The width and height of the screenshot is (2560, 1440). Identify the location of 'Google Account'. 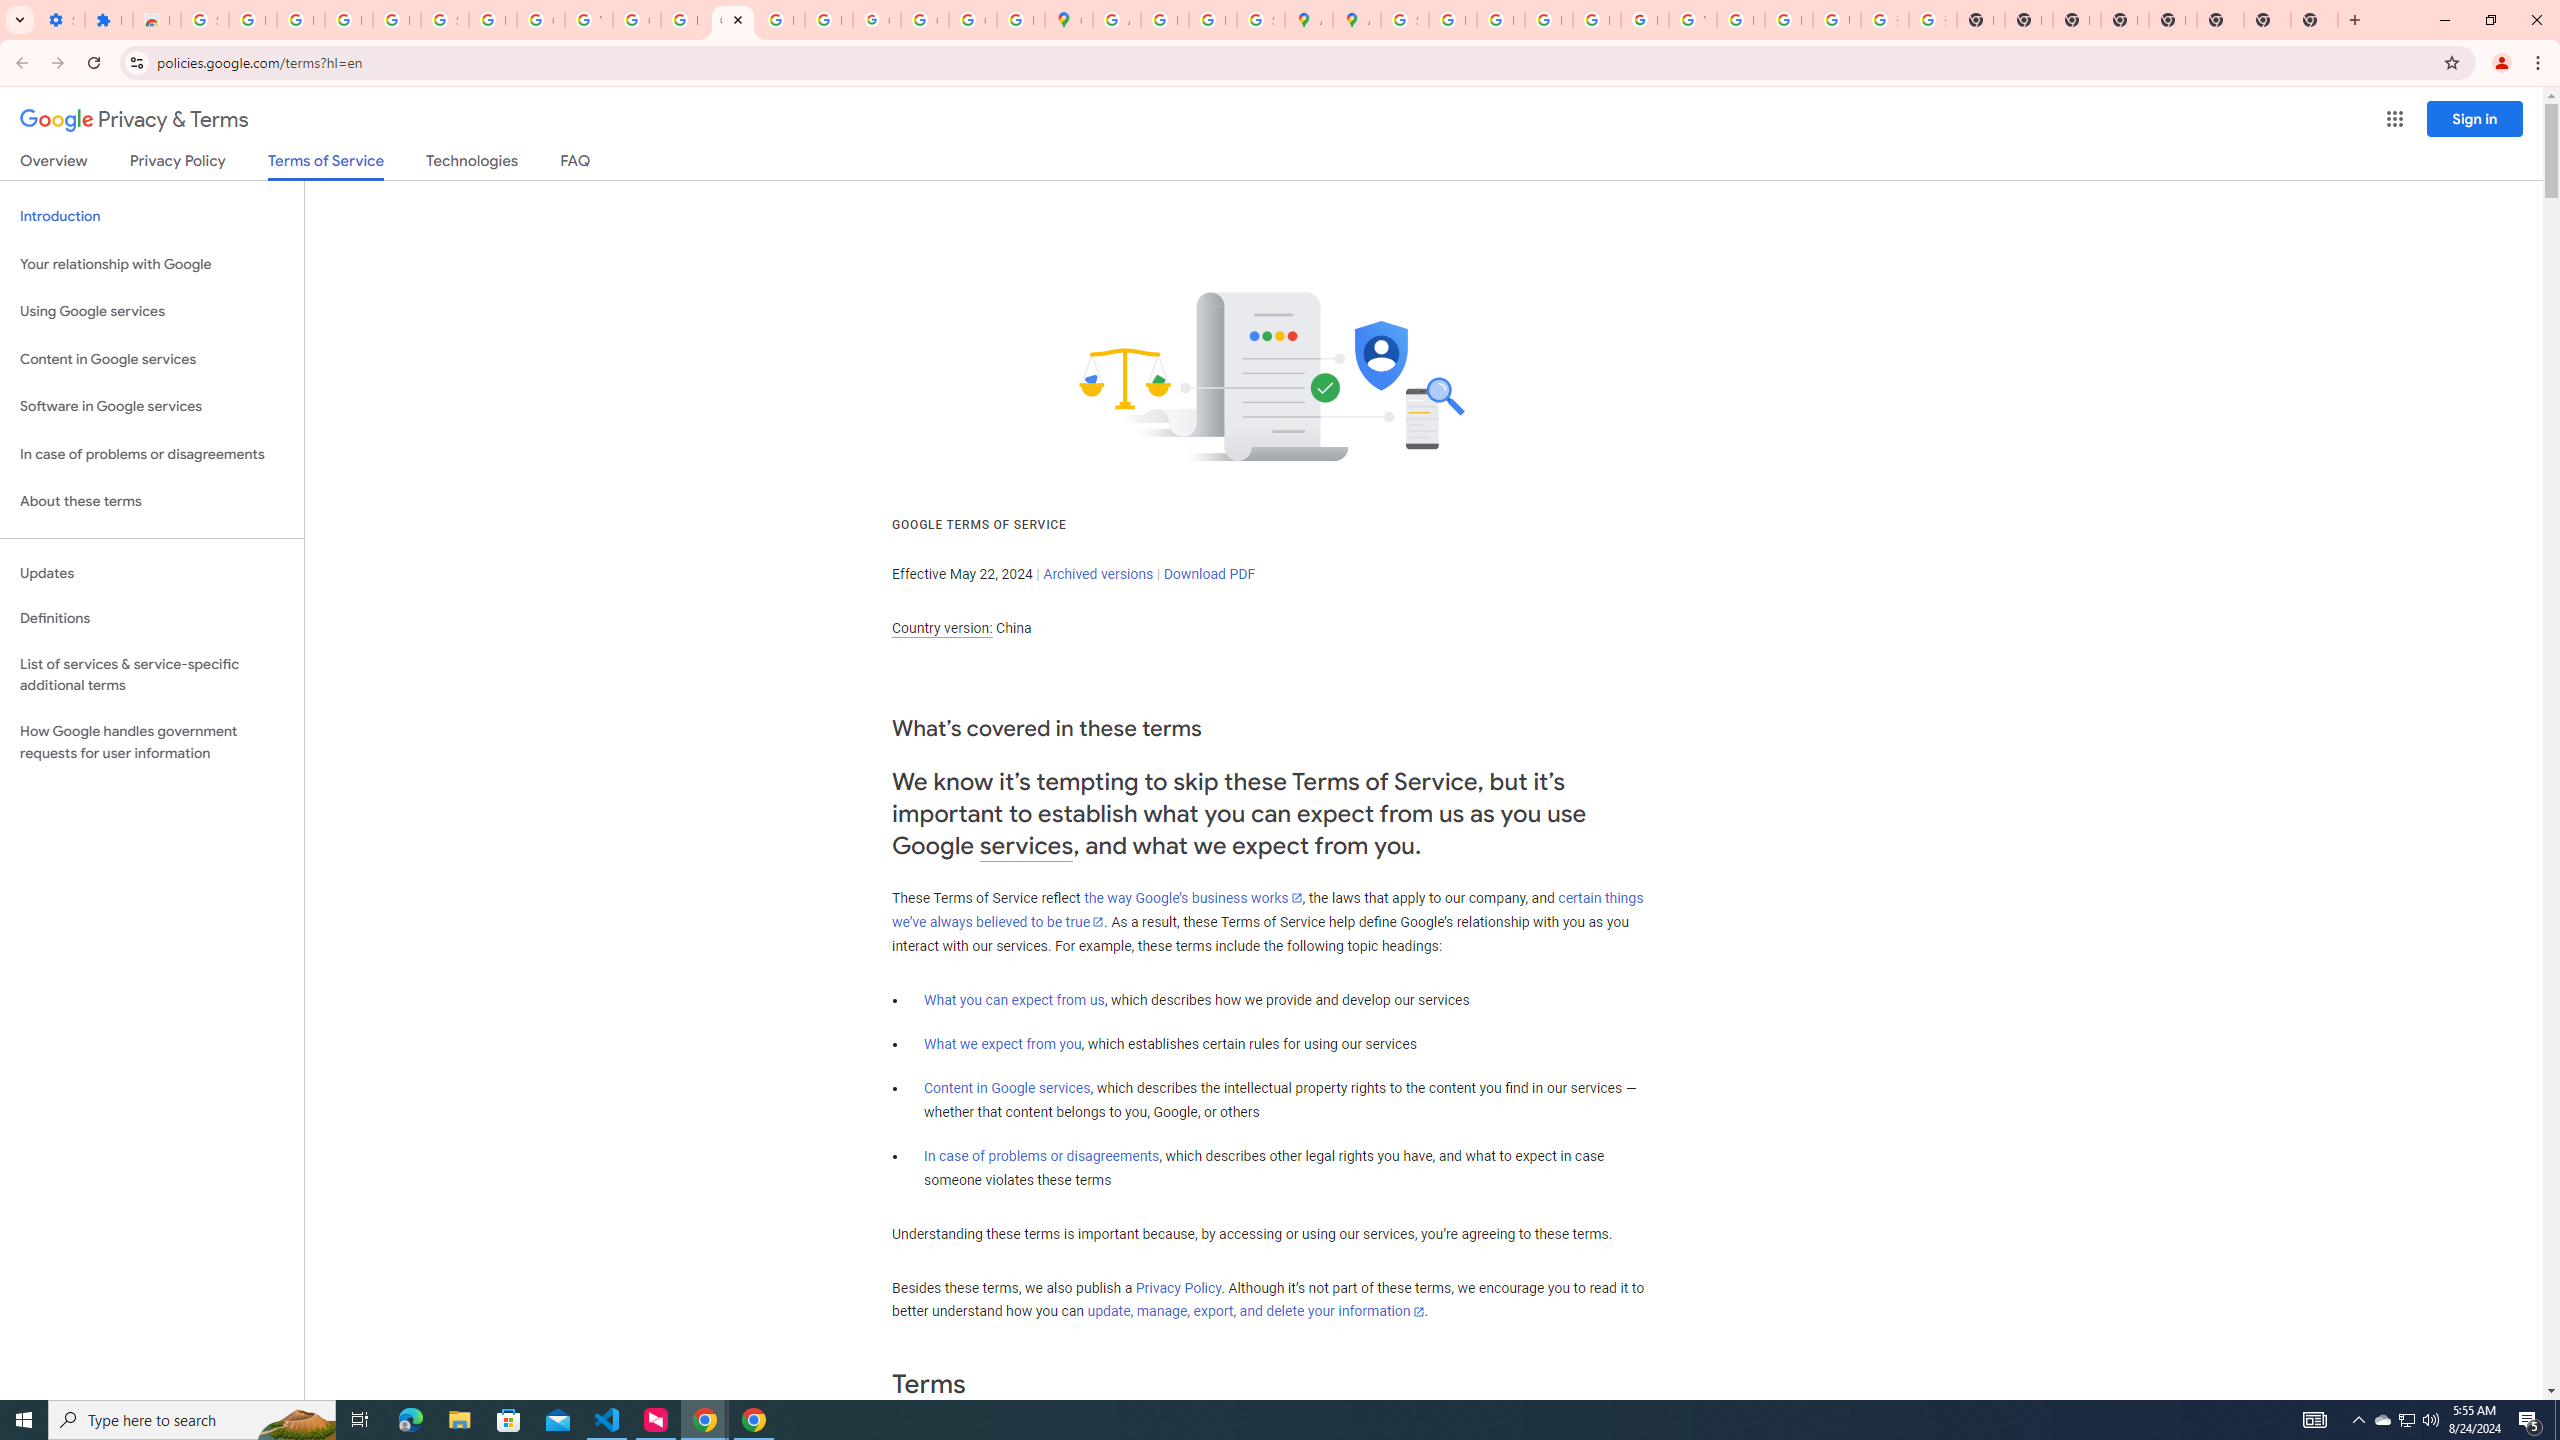
(539, 19).